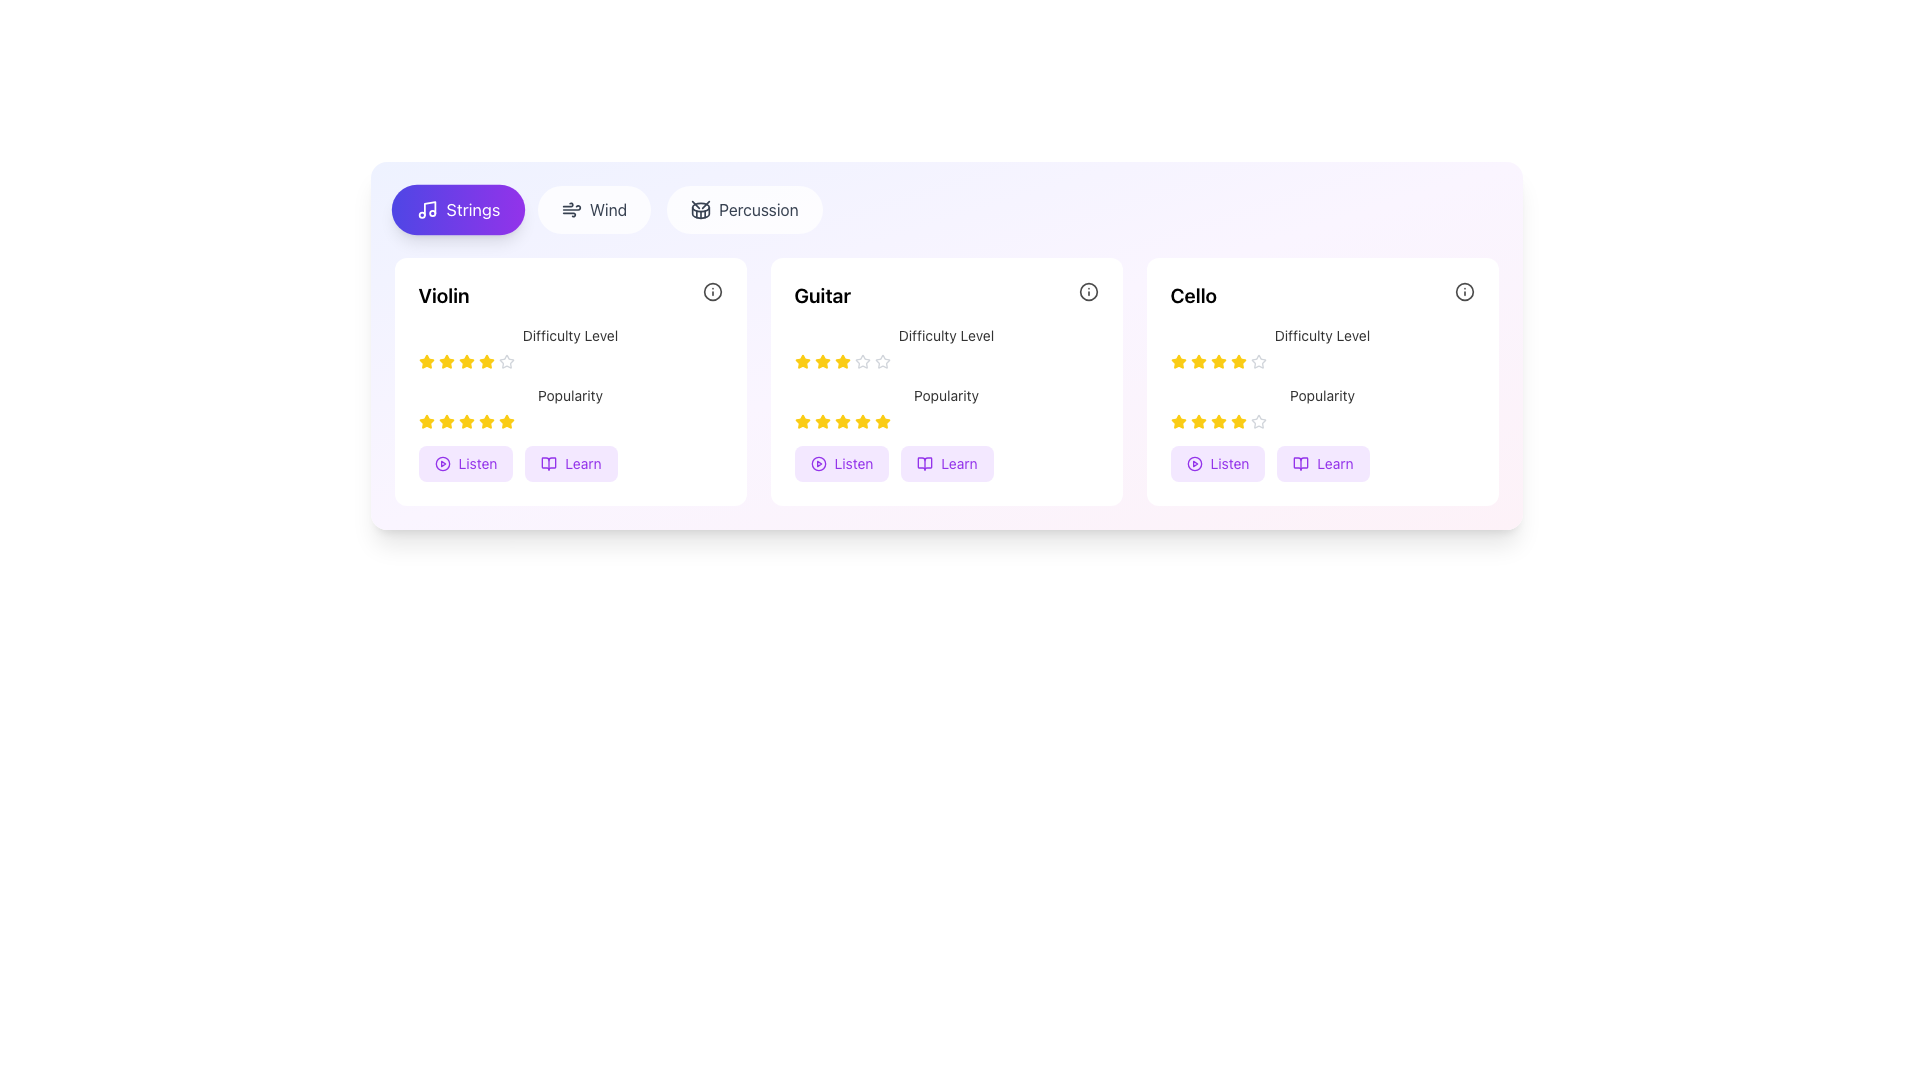 The width and height of the screenshot is (1920, 1080). I want to click on the 'Listen' button, which is a rounded rectangle with a purple background and bold text, located at the bottom-left of the 'Violin' card, so click(464, 463).